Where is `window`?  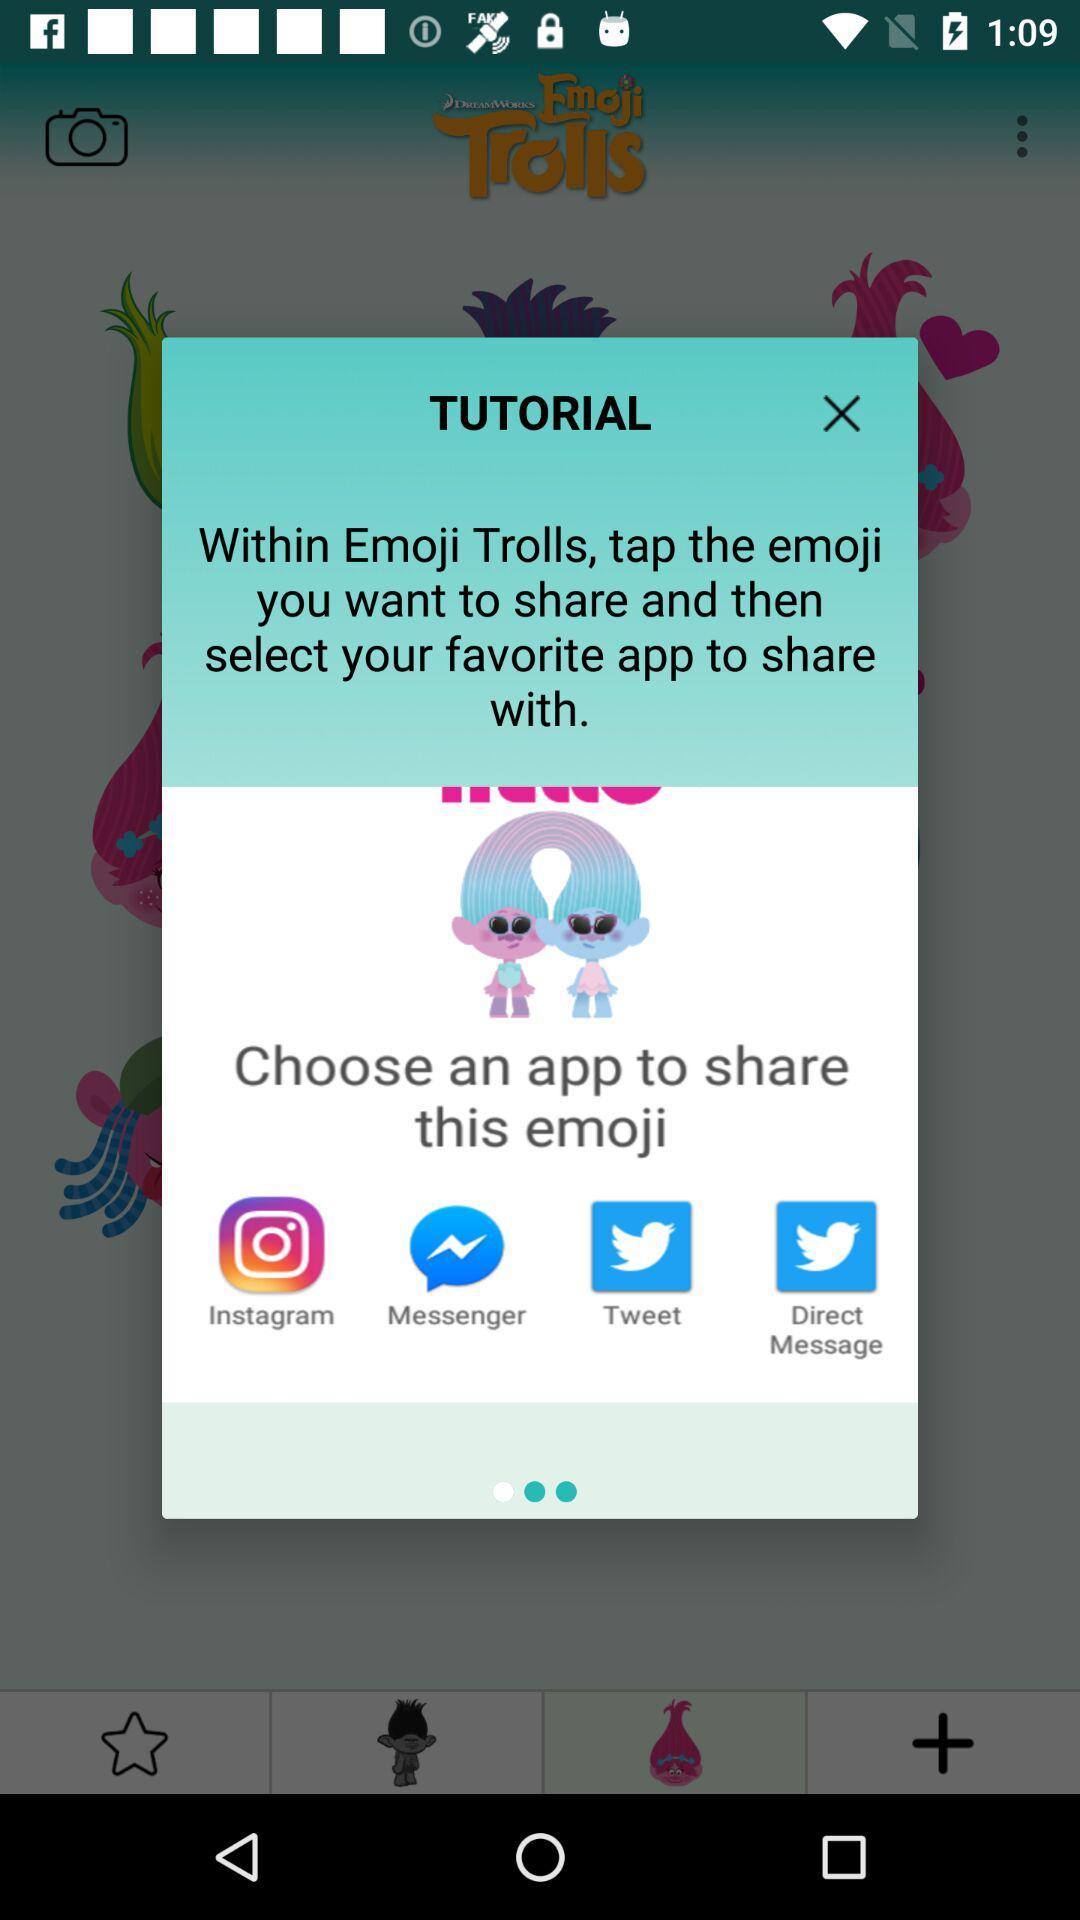
window is located at coordinates (841, 412).